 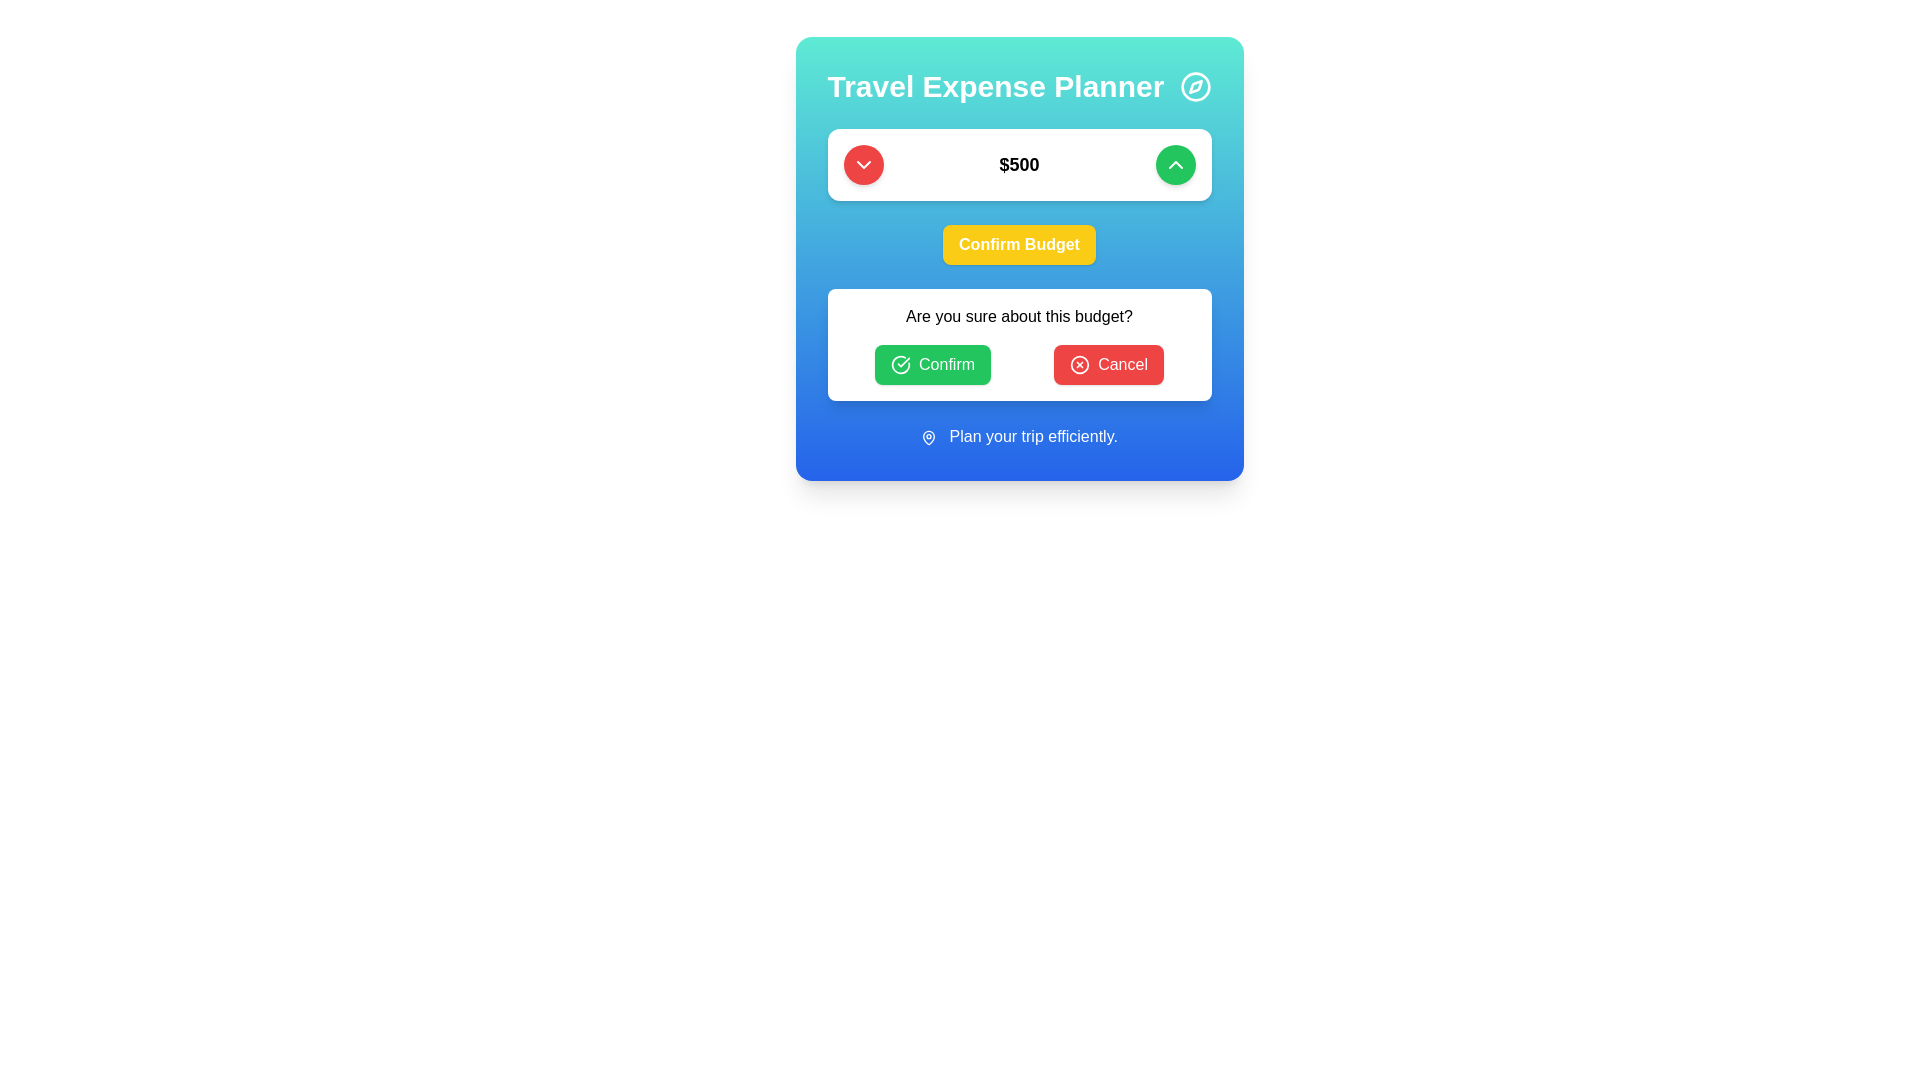 What do you see at coordinates (1107, 365) in the screenshot?
I see `the cancellation button located in the lower section of the central white card, which is the second button to the right of the green 'Confirm' button` at bounding box center [1107, 365].